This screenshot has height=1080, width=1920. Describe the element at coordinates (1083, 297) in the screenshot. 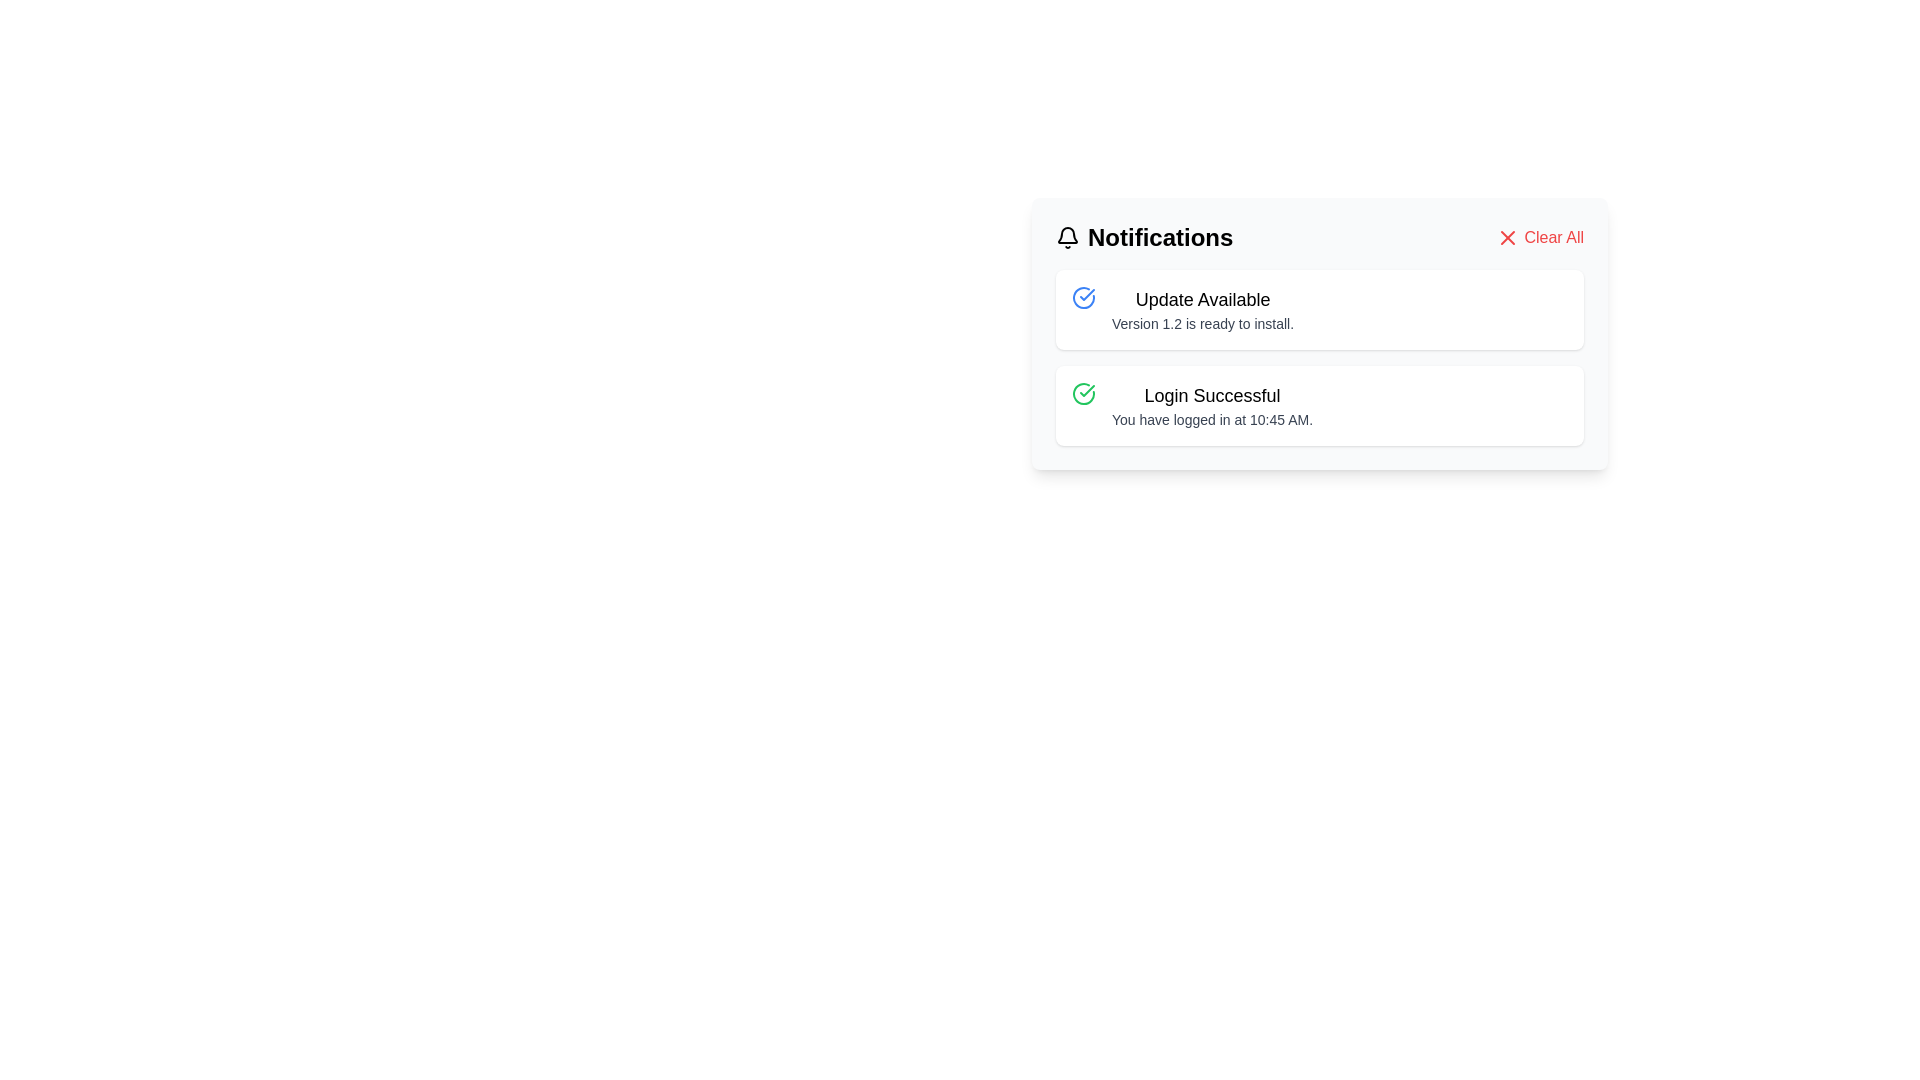

I see `the icon that indicates a successful notification processing, located in the upper-left corner of the 'Update Available' notification card` at that location.